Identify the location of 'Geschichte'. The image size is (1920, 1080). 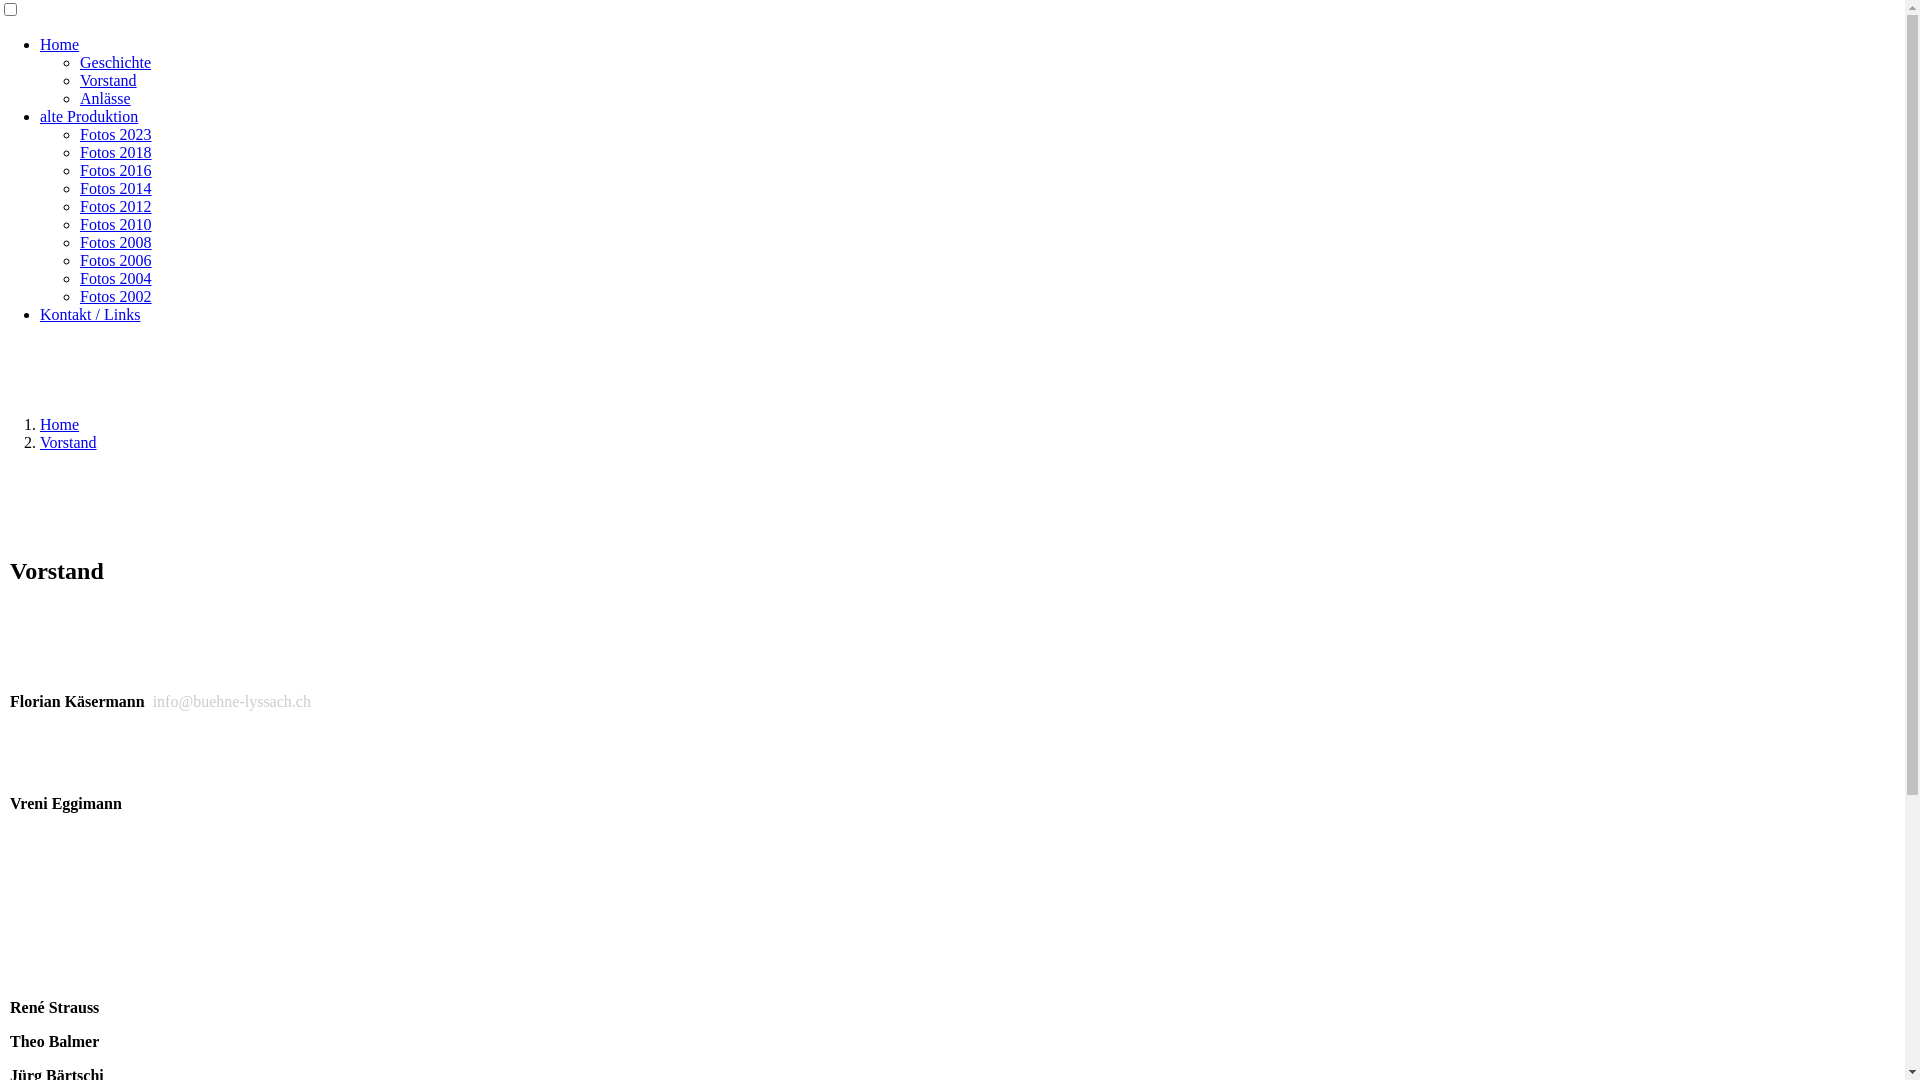
(114, 61).